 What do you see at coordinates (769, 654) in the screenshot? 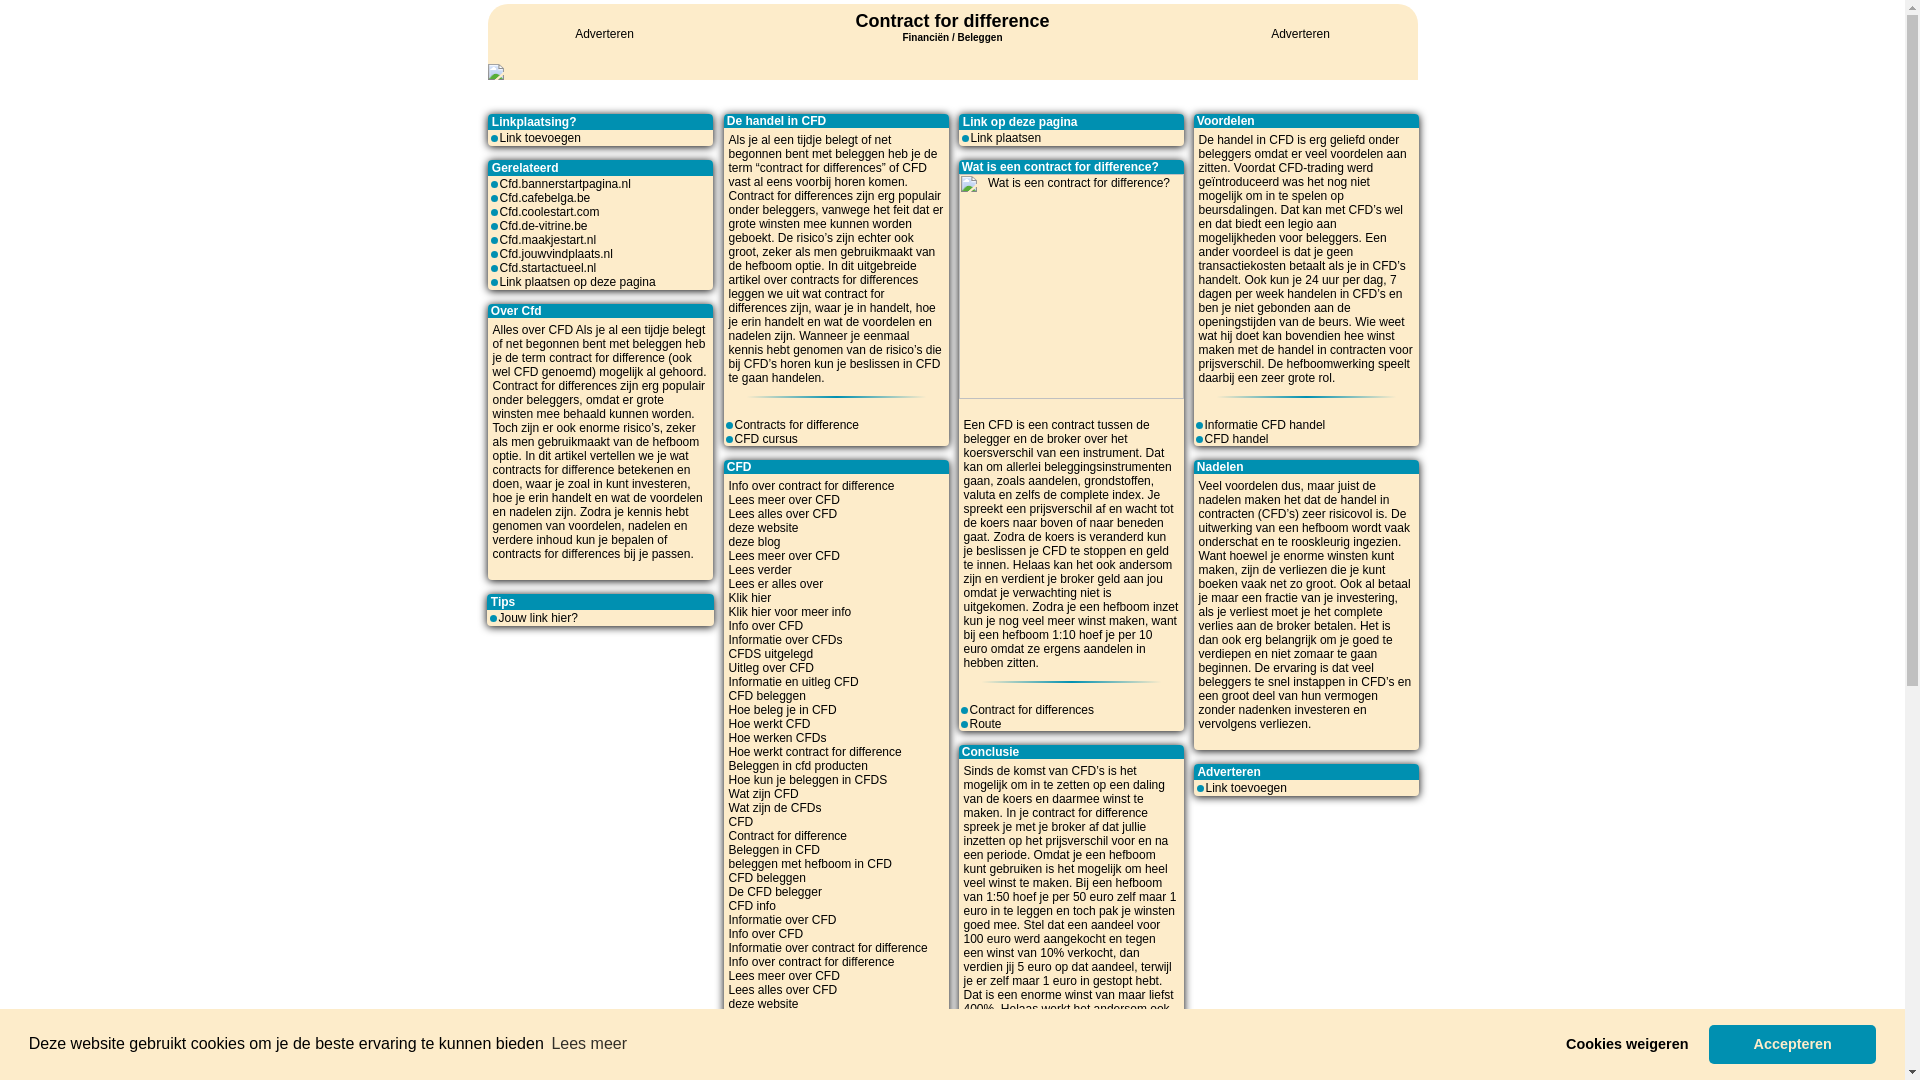
I see `'CFDS uitgelegd'` at bounding box center [769, 654].